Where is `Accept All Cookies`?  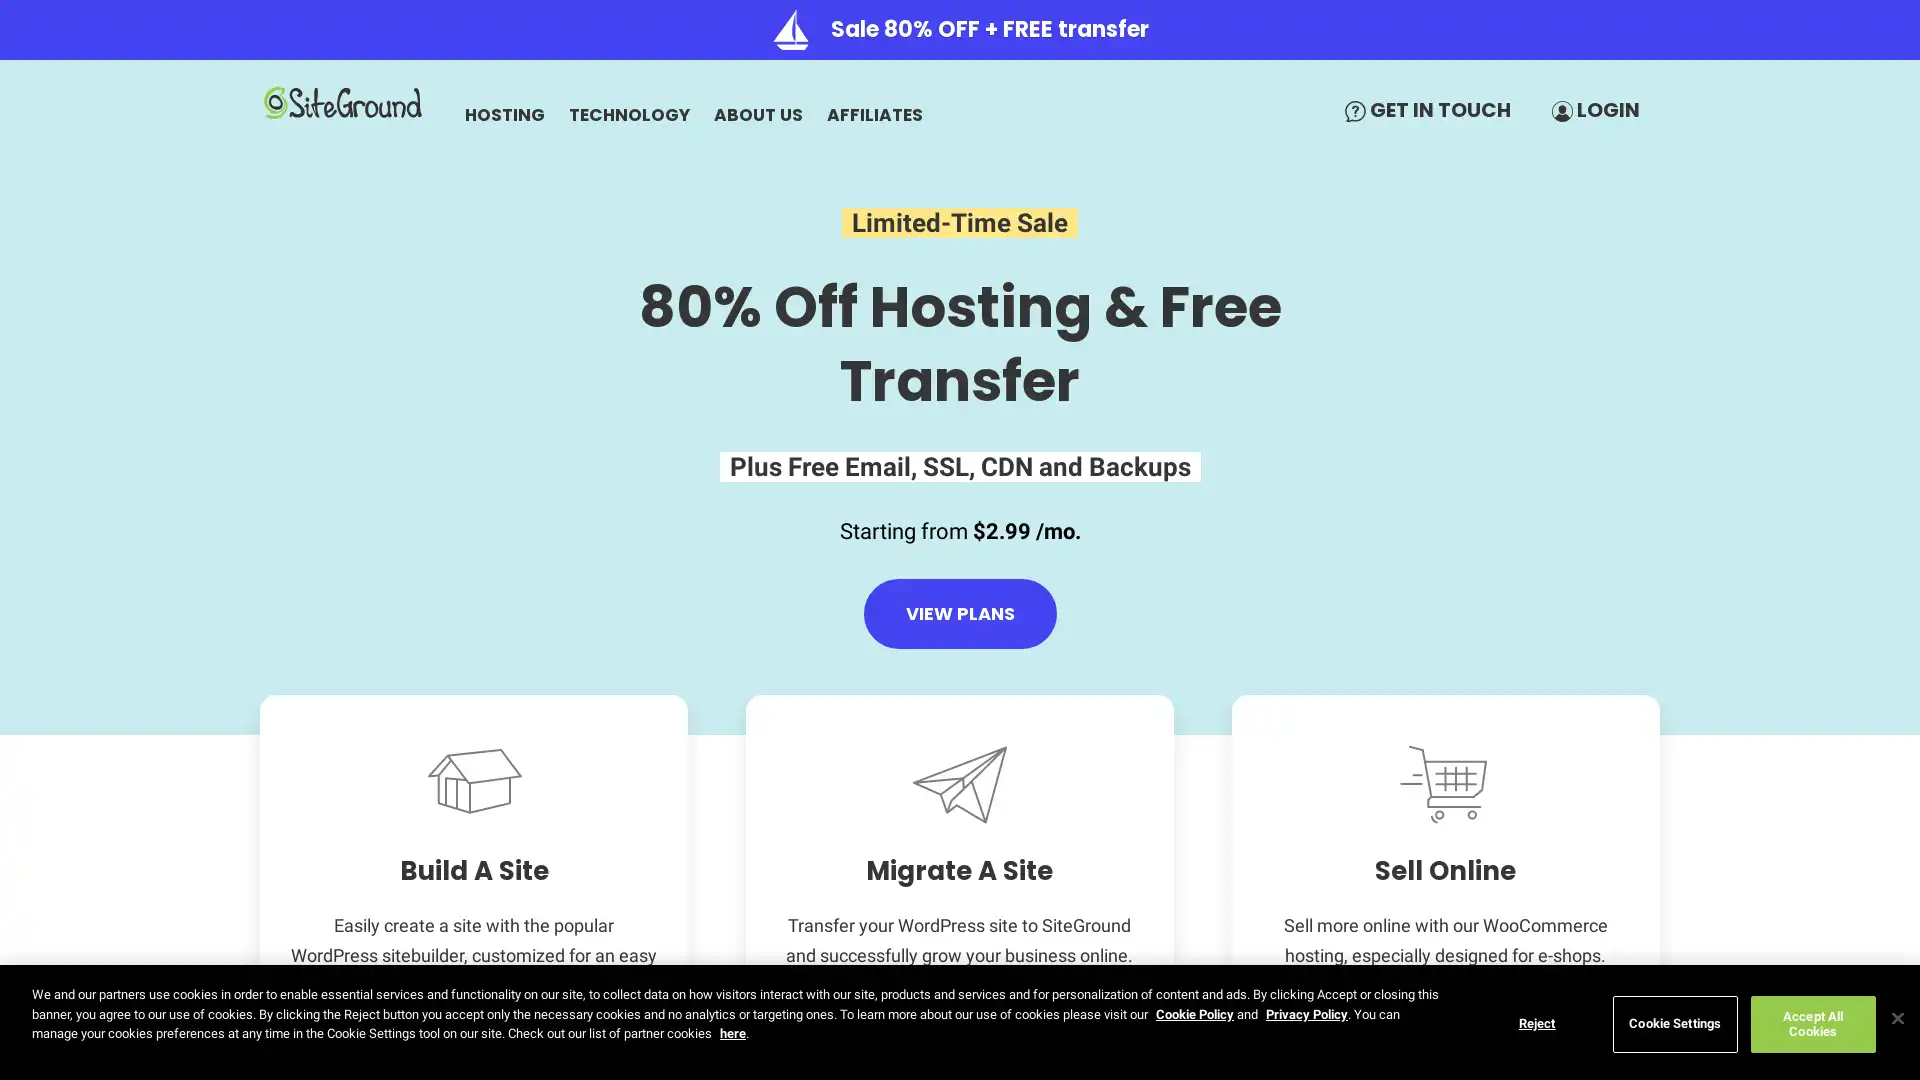
Accept All Cookies is located at coordinates (1812, 1023).